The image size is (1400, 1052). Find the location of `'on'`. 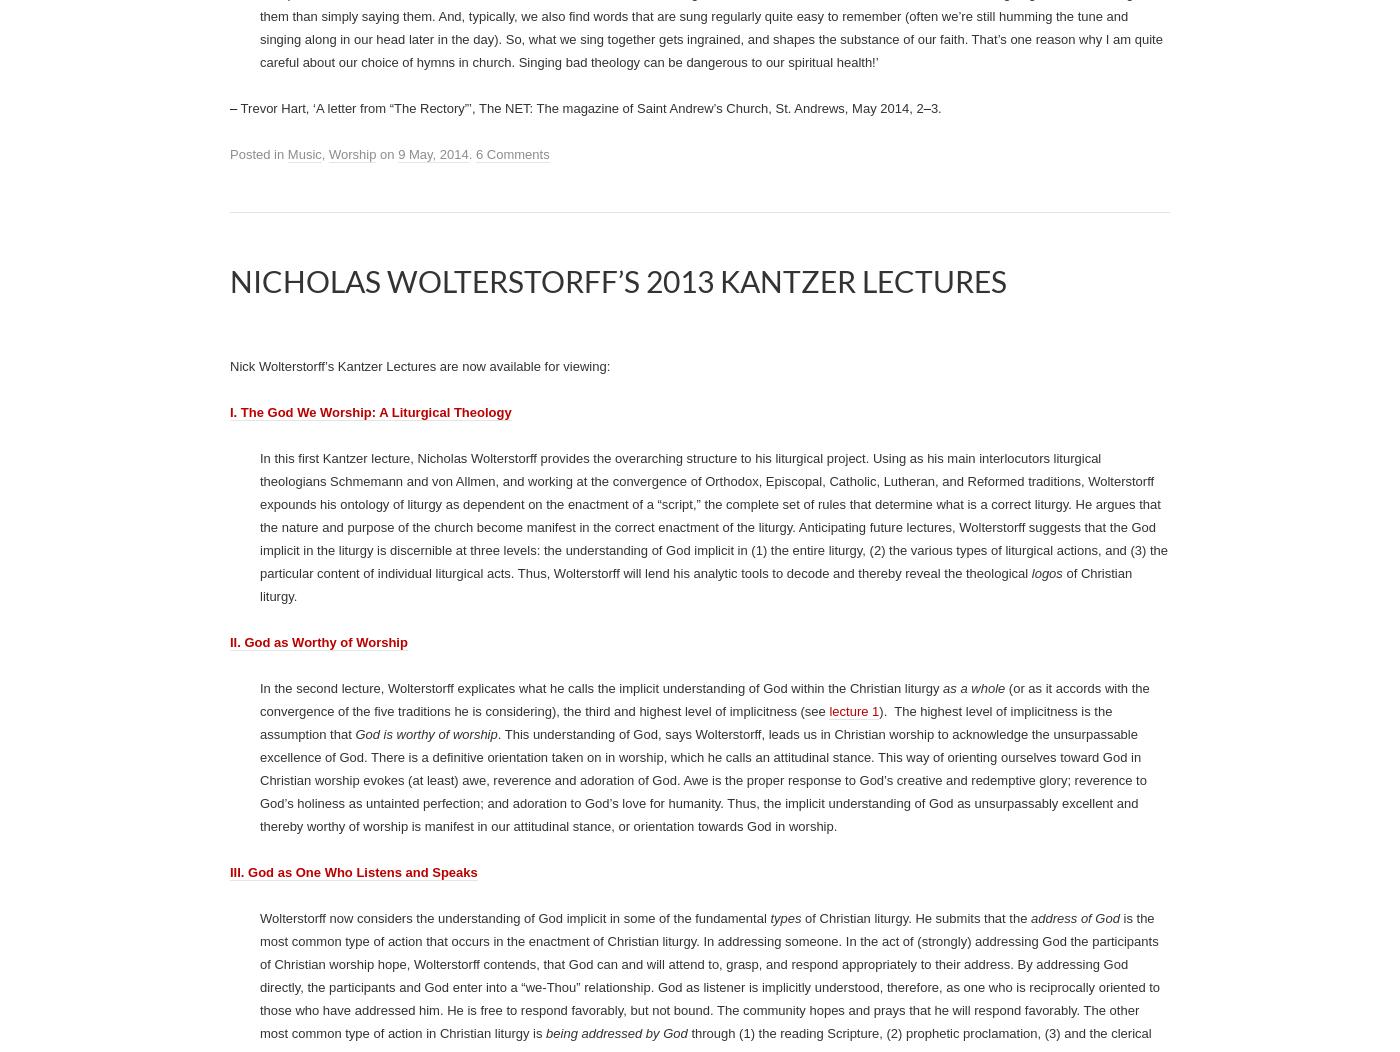

'on' is located at coordinates (379, 471).